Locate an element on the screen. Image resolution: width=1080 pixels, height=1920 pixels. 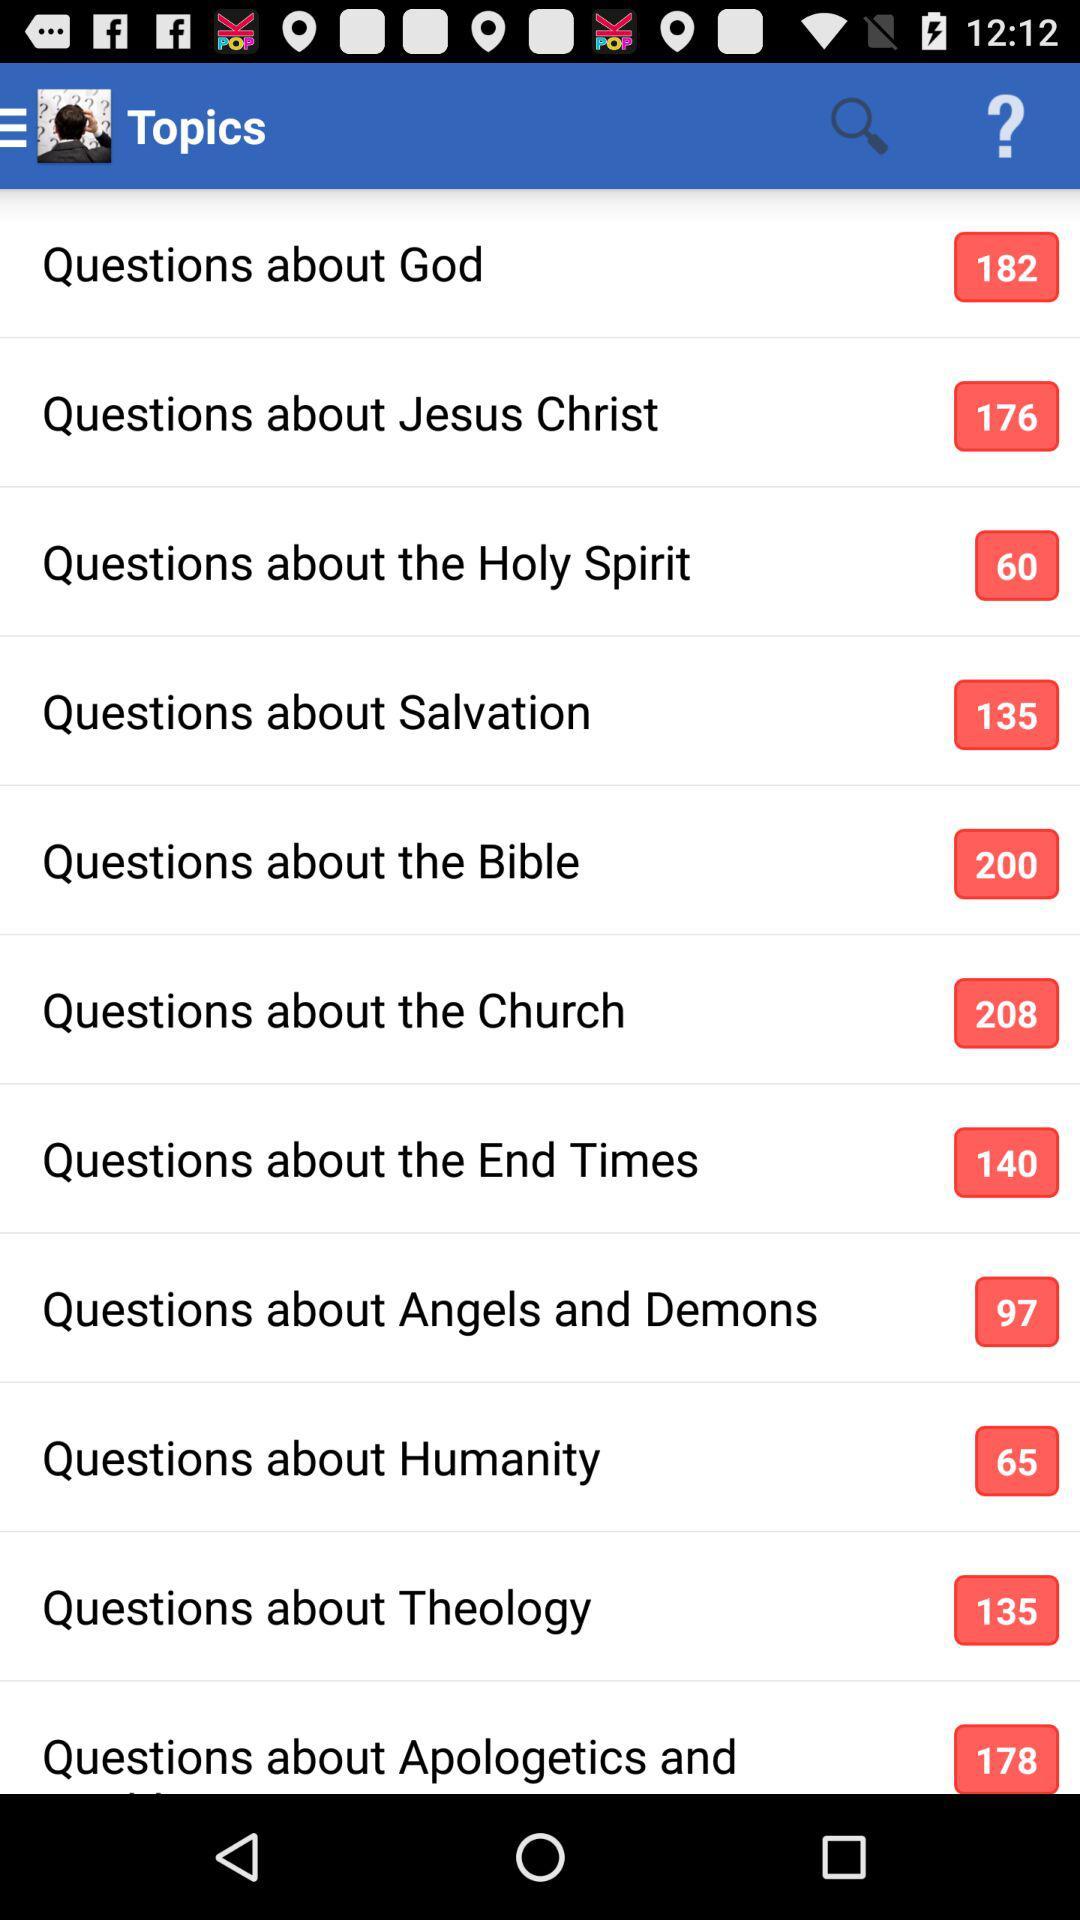
the icon to the right of the questions about angels item is located at coordinates (1017, 1311).